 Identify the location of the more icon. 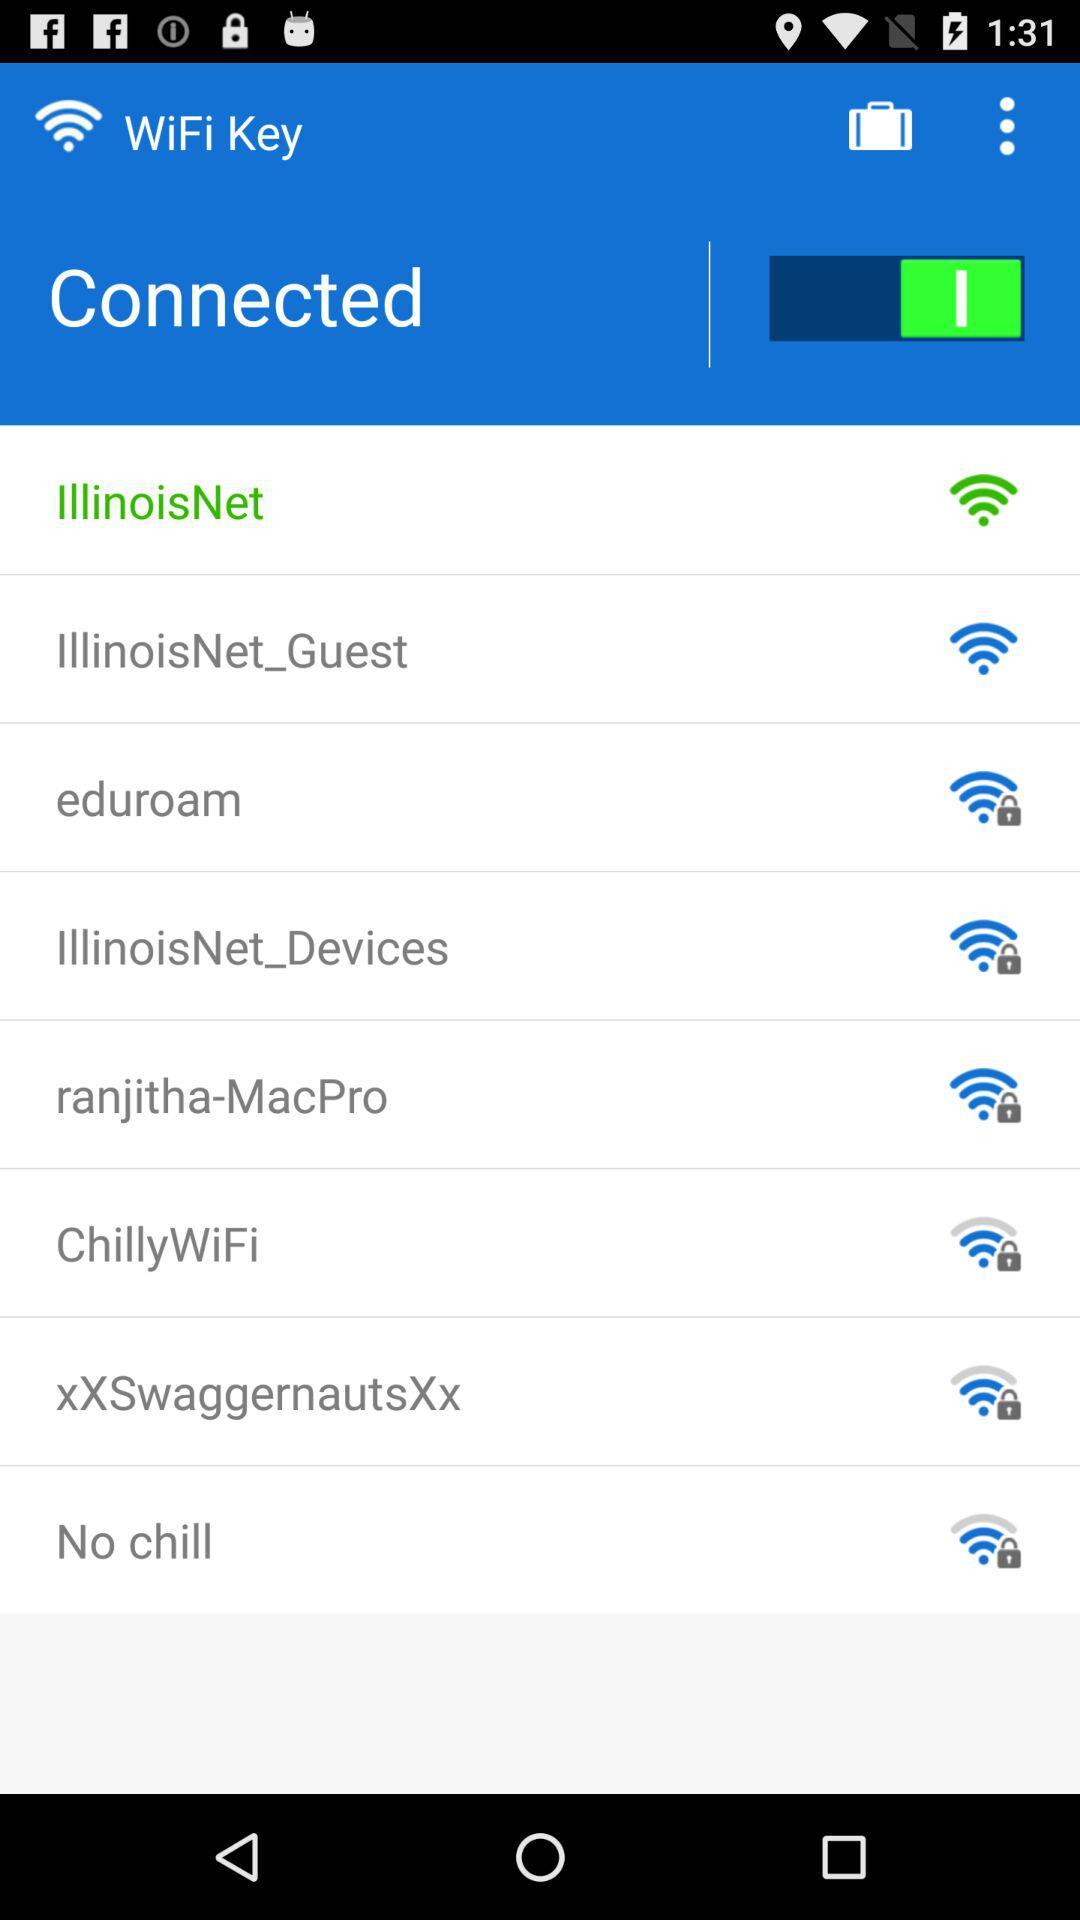
(1011, 133).